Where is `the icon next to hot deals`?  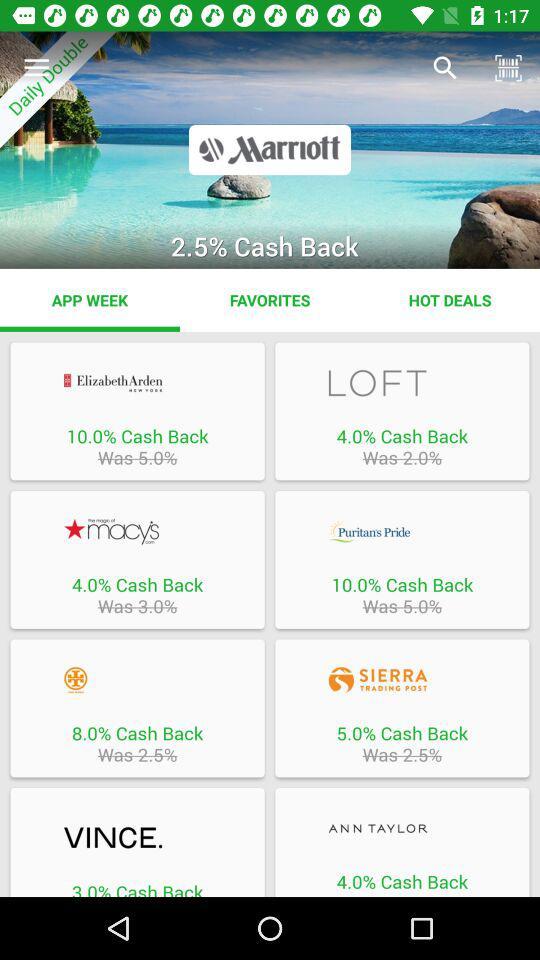
the icon next to hot deals is located at coordinates (270, 299).